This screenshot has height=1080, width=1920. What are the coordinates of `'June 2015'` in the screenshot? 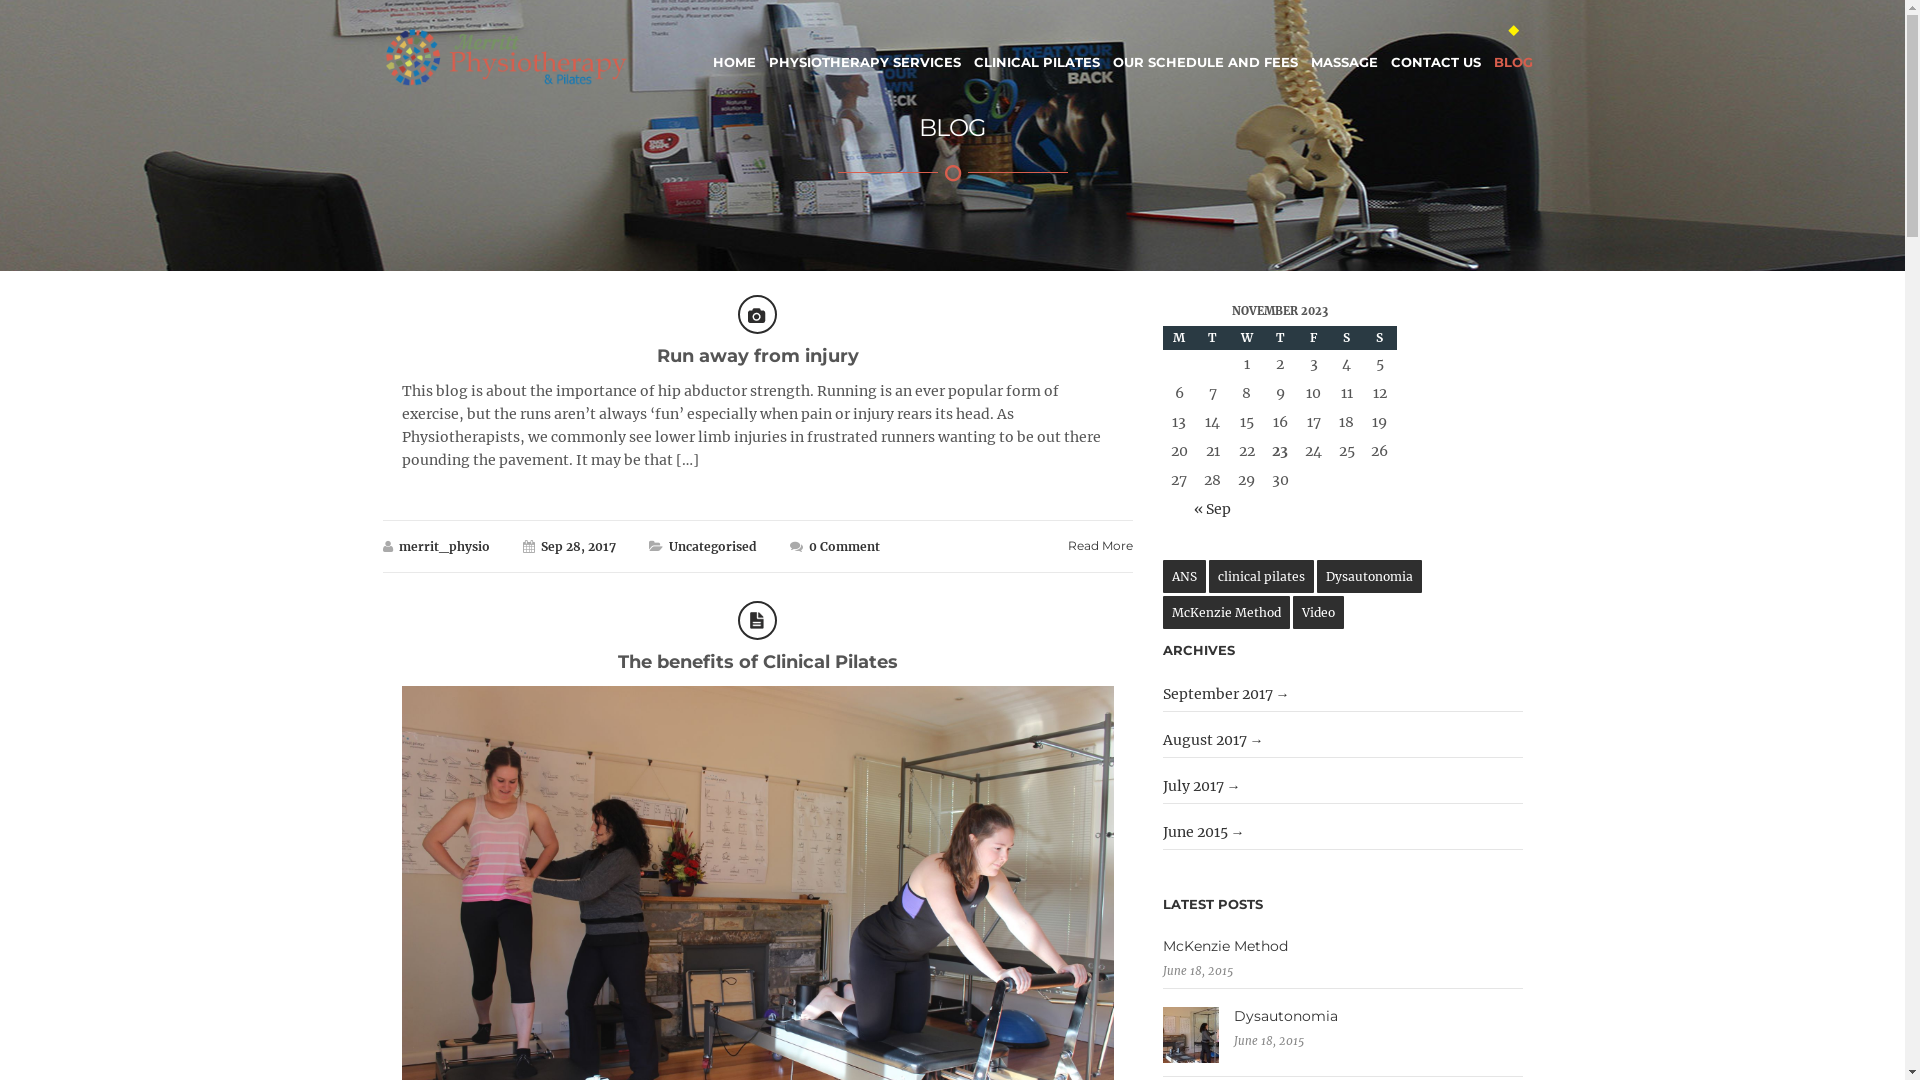 It's located at (1203, 832).